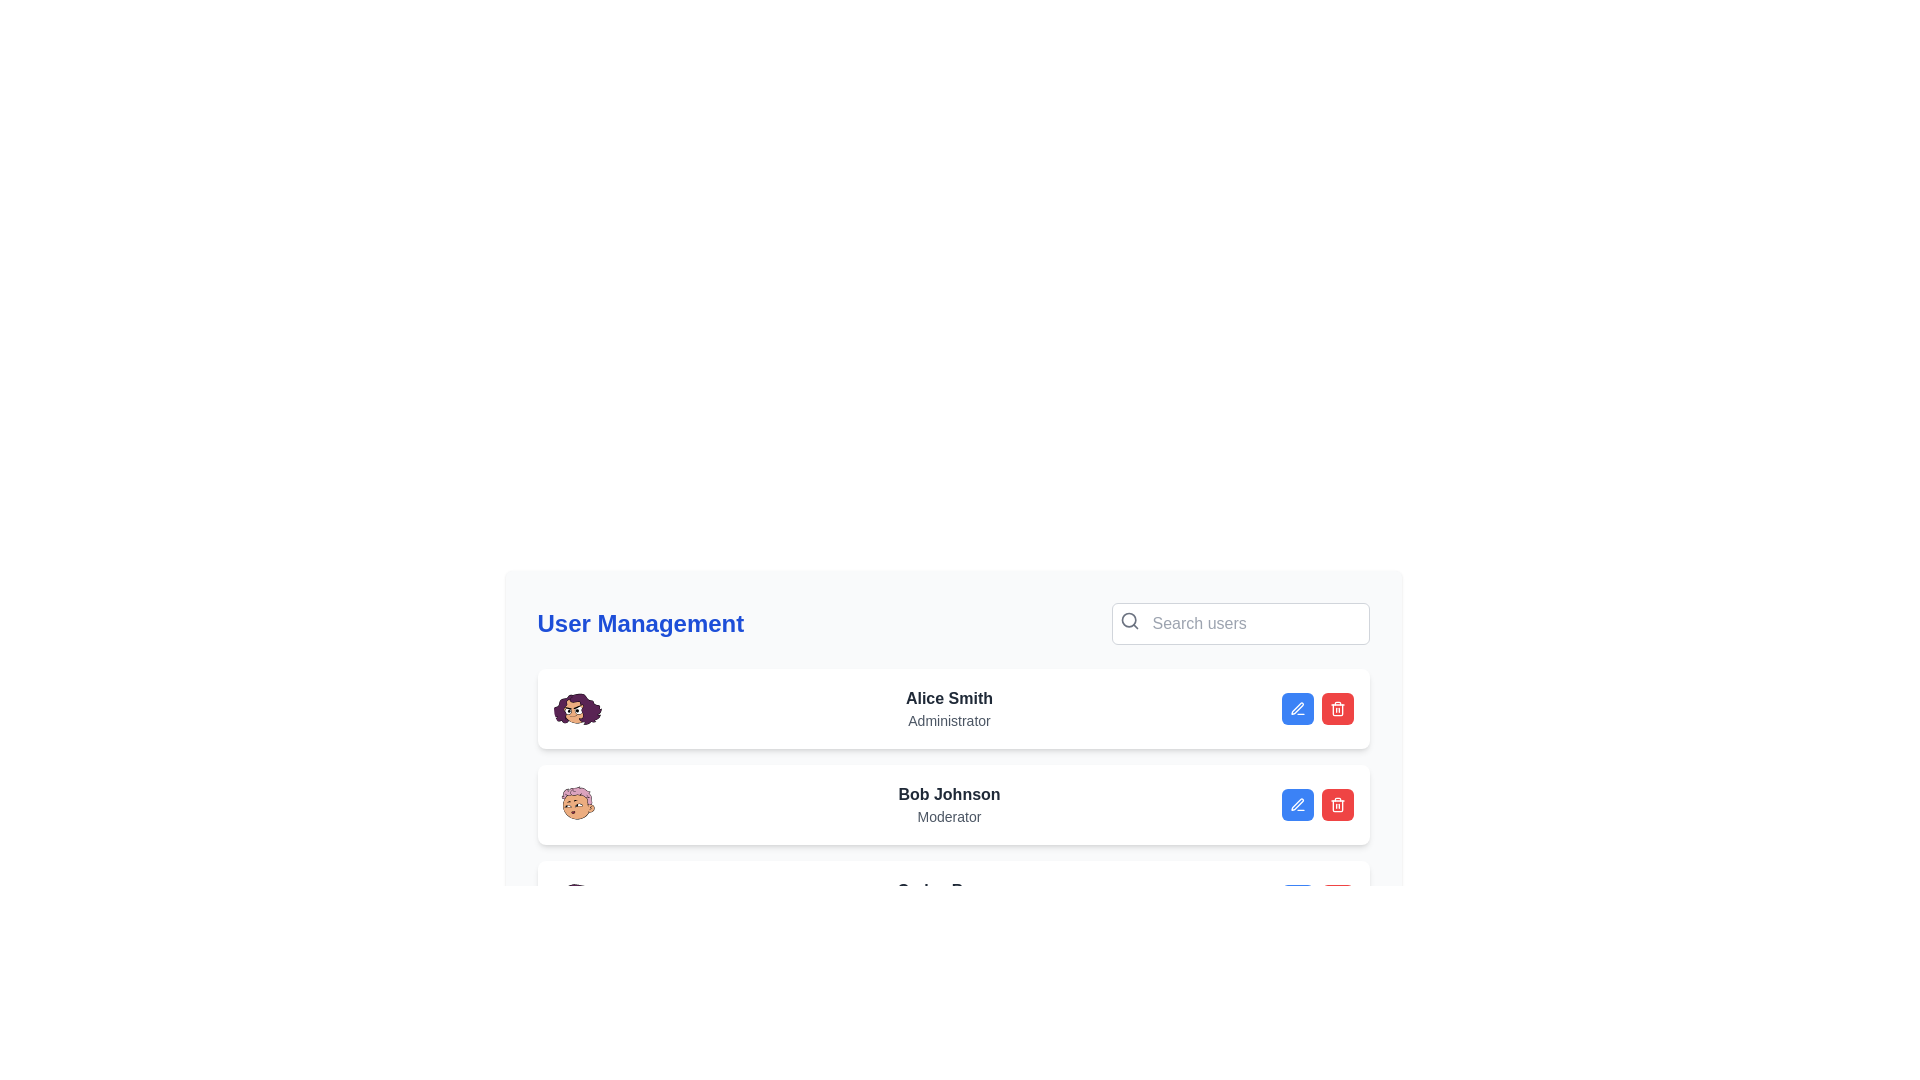 The height and width of the screenshot is (1080, 1920). What do you see at coordinates (1297, 708) in the screenshot?
I see `the pen icon inside the blue button associated with 'Alice Smith', an 'Administrator' in the 'User Management' section` at bounding box center [1297, 708].